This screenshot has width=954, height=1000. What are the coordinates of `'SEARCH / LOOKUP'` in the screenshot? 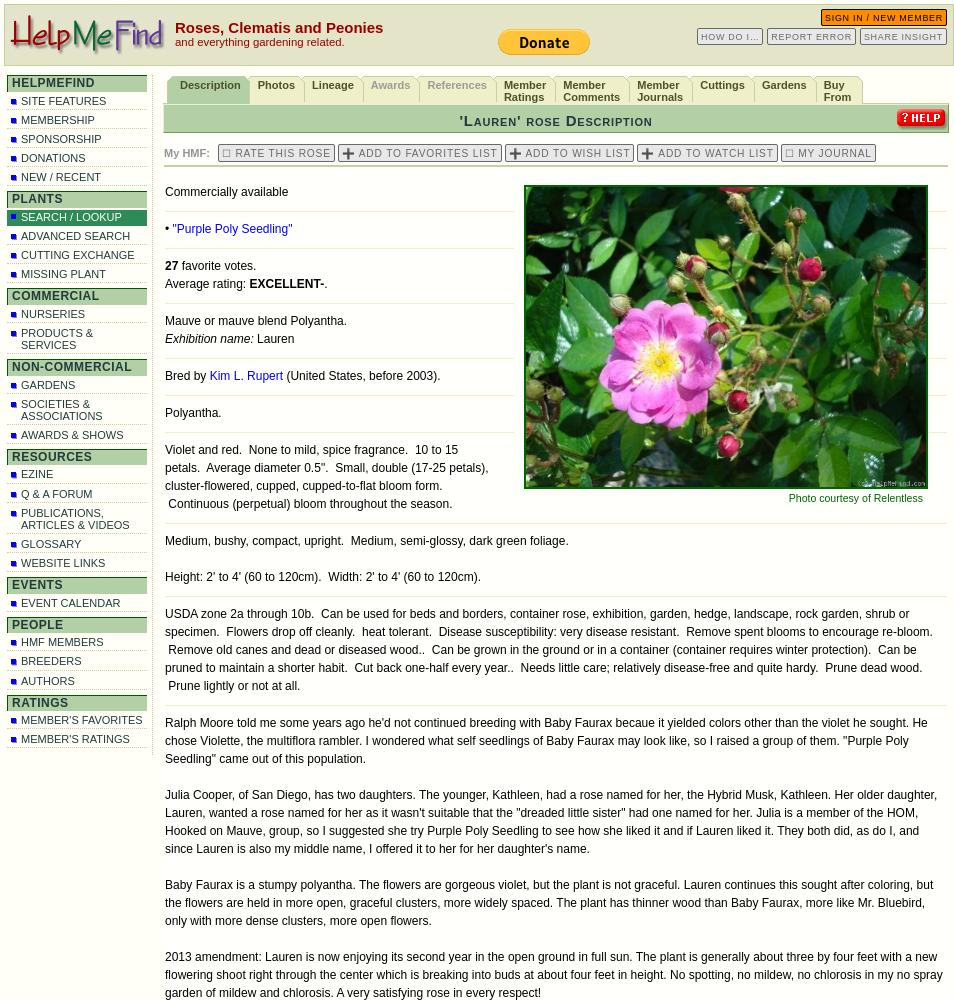 It's located at (69, 215).